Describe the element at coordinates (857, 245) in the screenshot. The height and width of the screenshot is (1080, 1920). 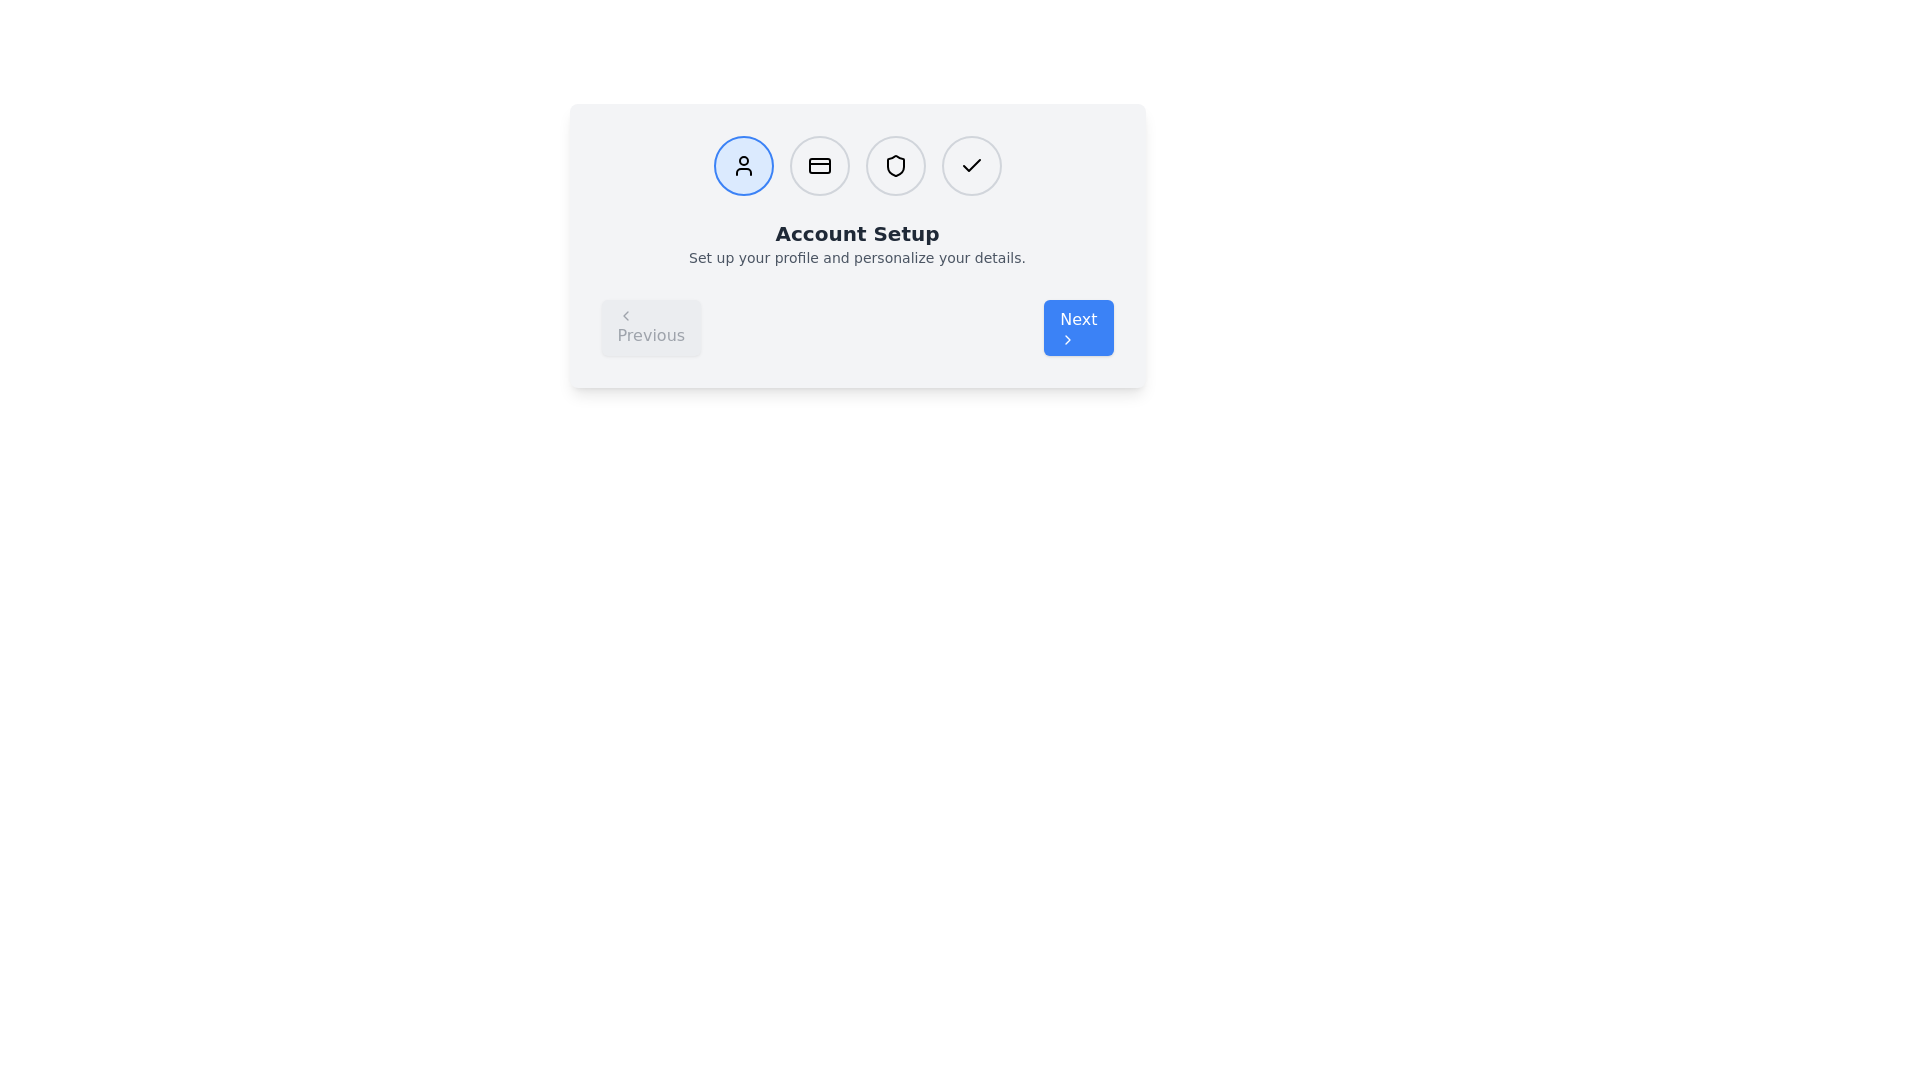
I see `the informational text block containing the heading 'Account Setup' and description 'Set up your profile and personalize your details.'` at that location.